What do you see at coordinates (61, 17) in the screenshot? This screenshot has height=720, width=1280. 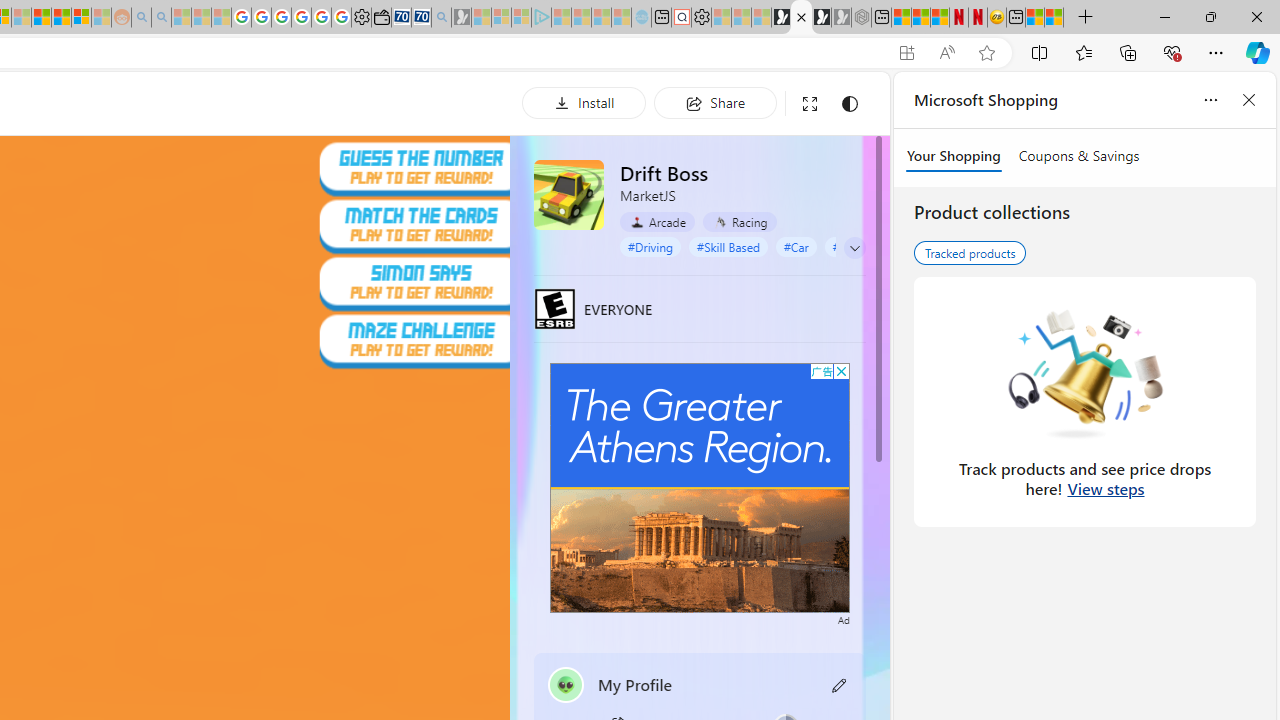 I see `'Kinda Frugal - MSN'` at bounding box center [61, 17].